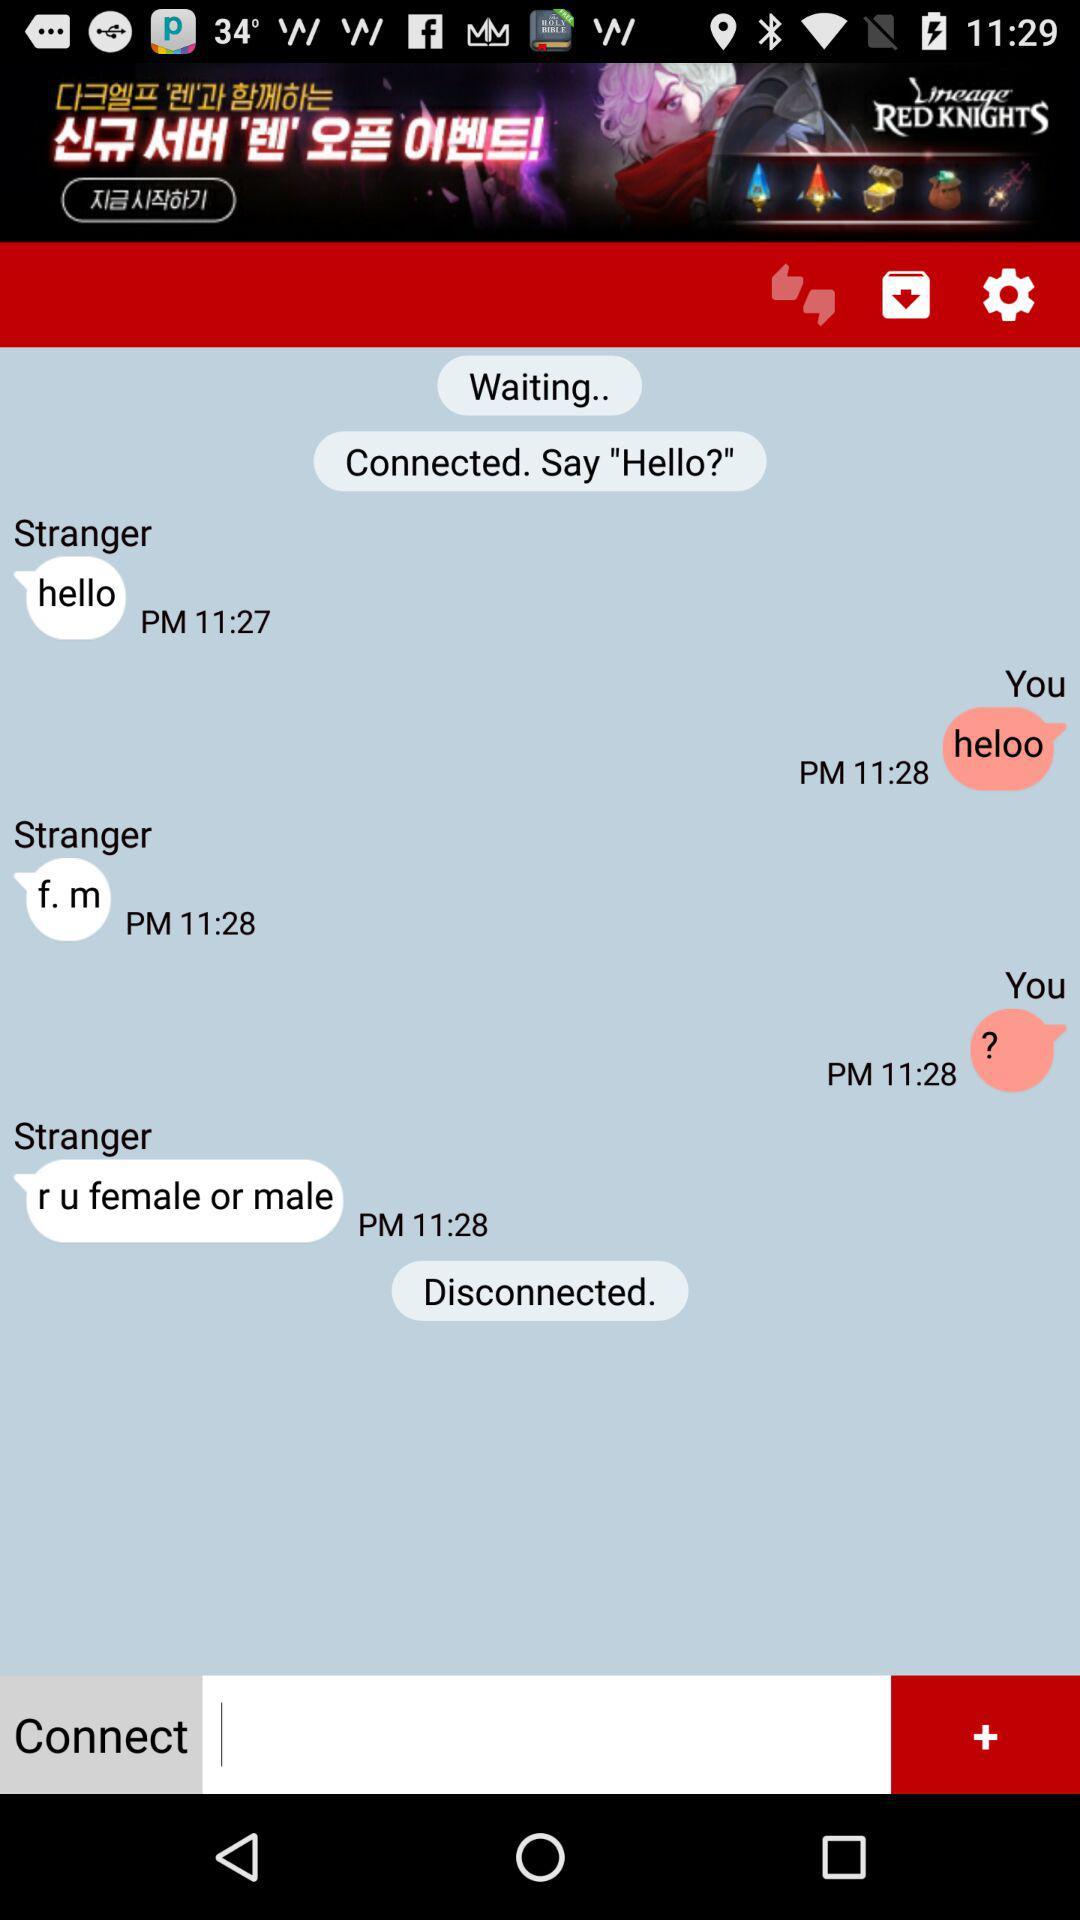 The width and height of the screenshot is (1080, 1920). I want to click on the app to the right of the pm 11:28 item, so click(1004, 748).